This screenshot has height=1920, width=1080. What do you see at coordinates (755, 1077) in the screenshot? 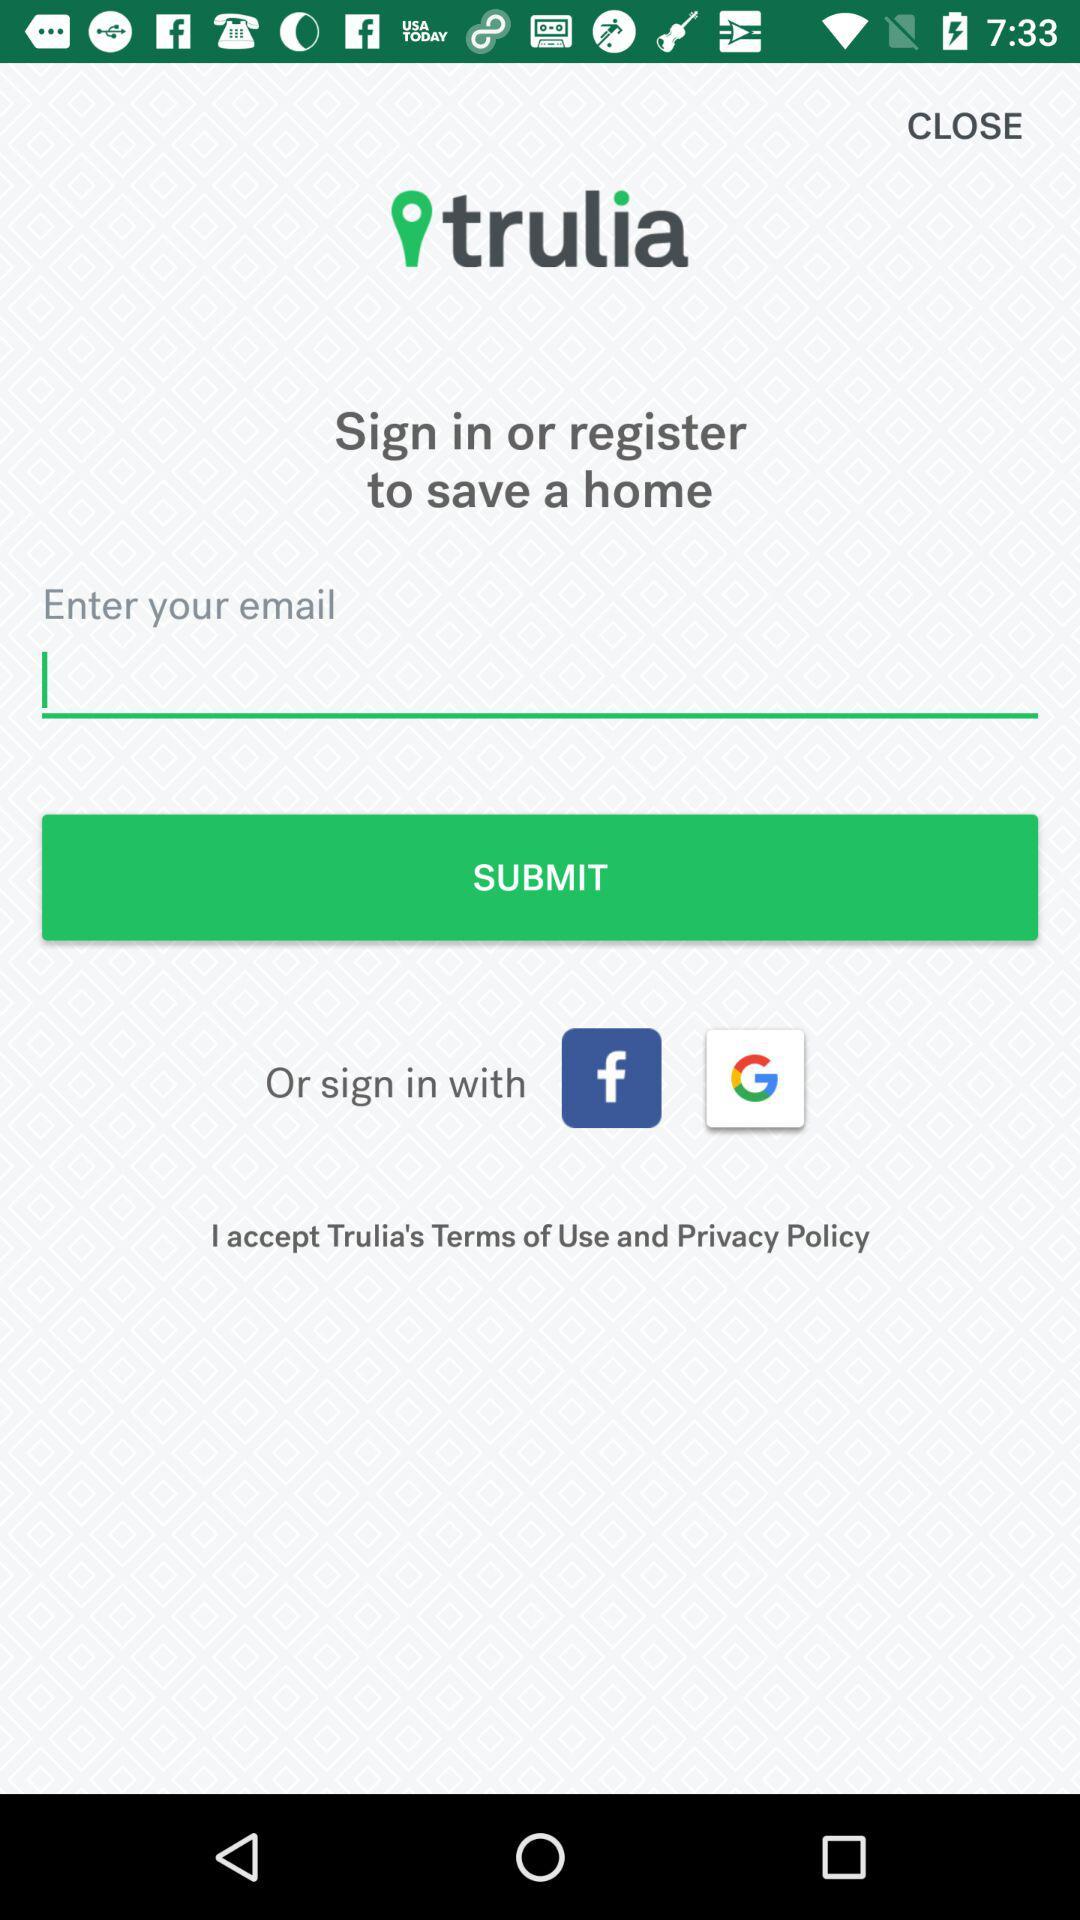
I see `sign in with google account` at bounding box center [755, 1077].